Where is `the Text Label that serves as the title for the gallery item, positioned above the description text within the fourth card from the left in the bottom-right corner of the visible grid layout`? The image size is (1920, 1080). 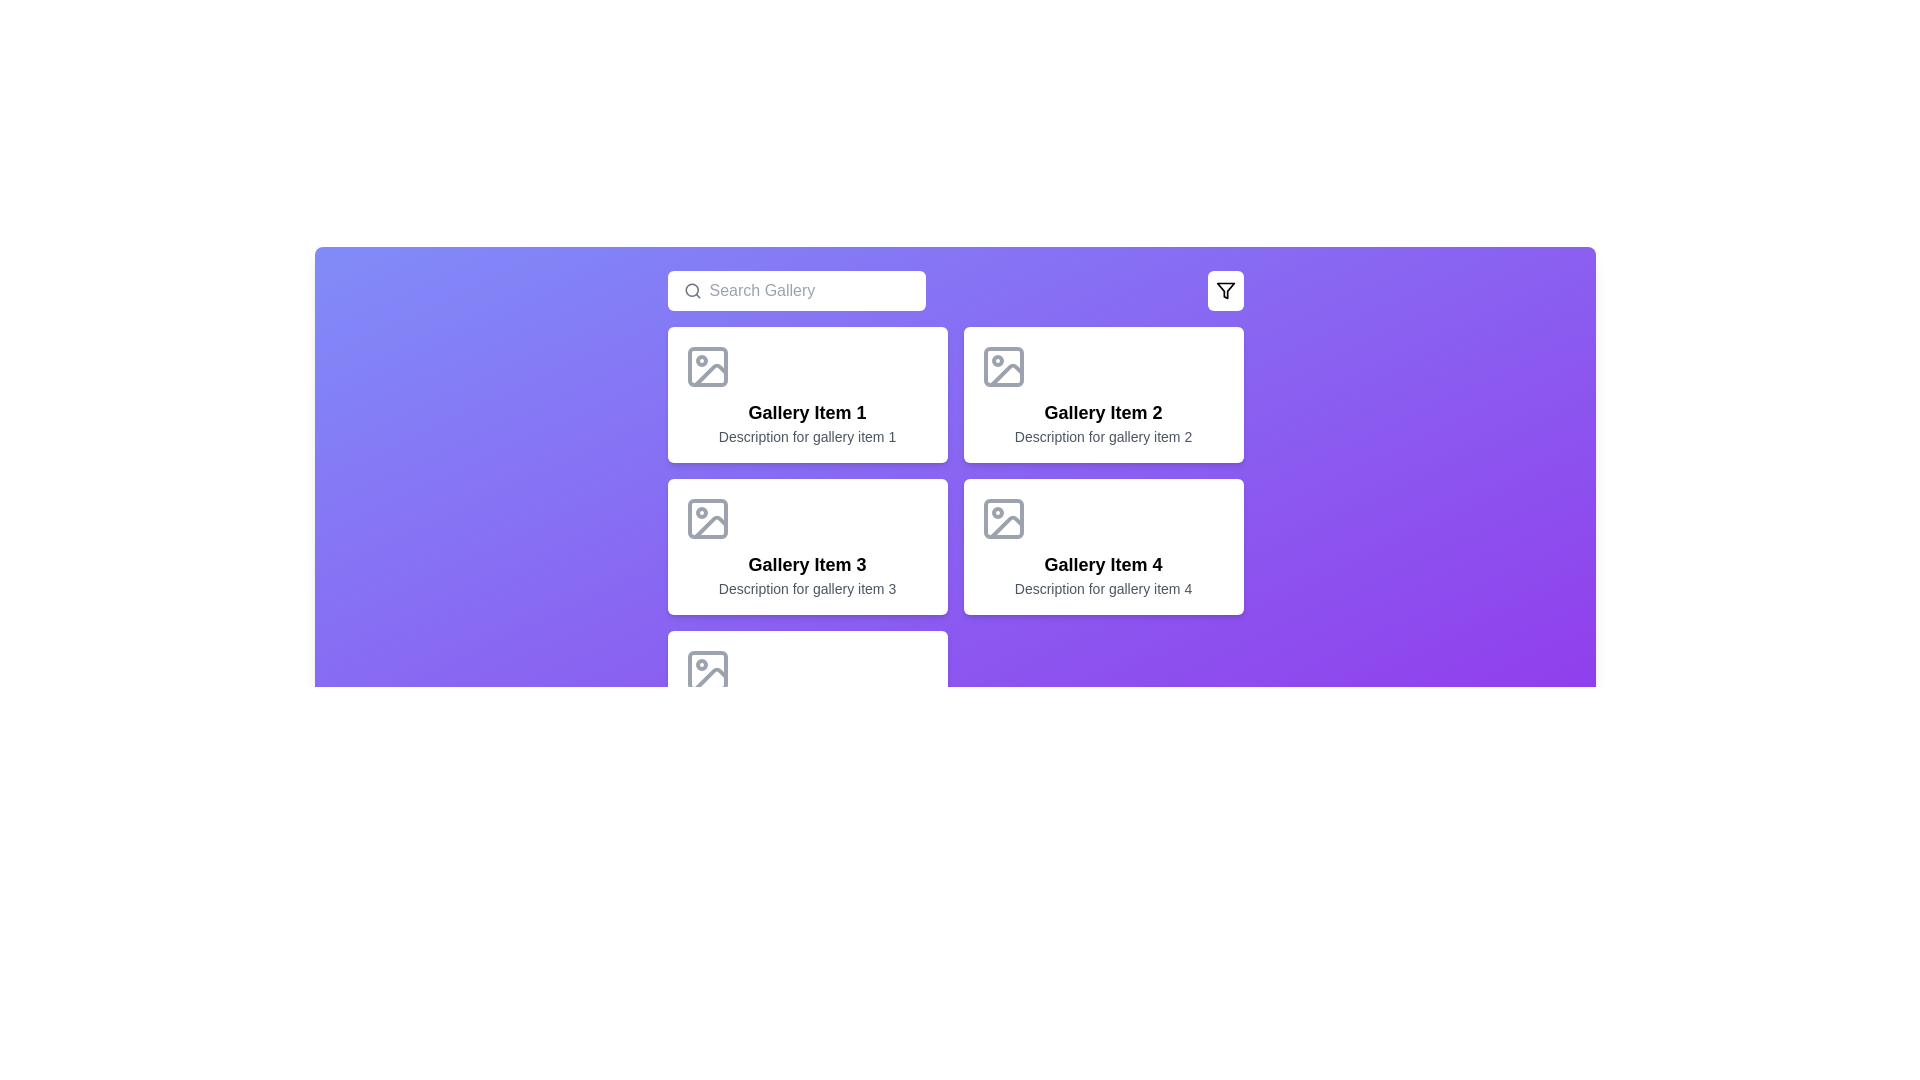
the Text Label that serves as the title for the gallery item, positioned above the description text within the fourth card from the left in the bottom-right corner of the visible grid layout is located at coordinates (1102, 564).